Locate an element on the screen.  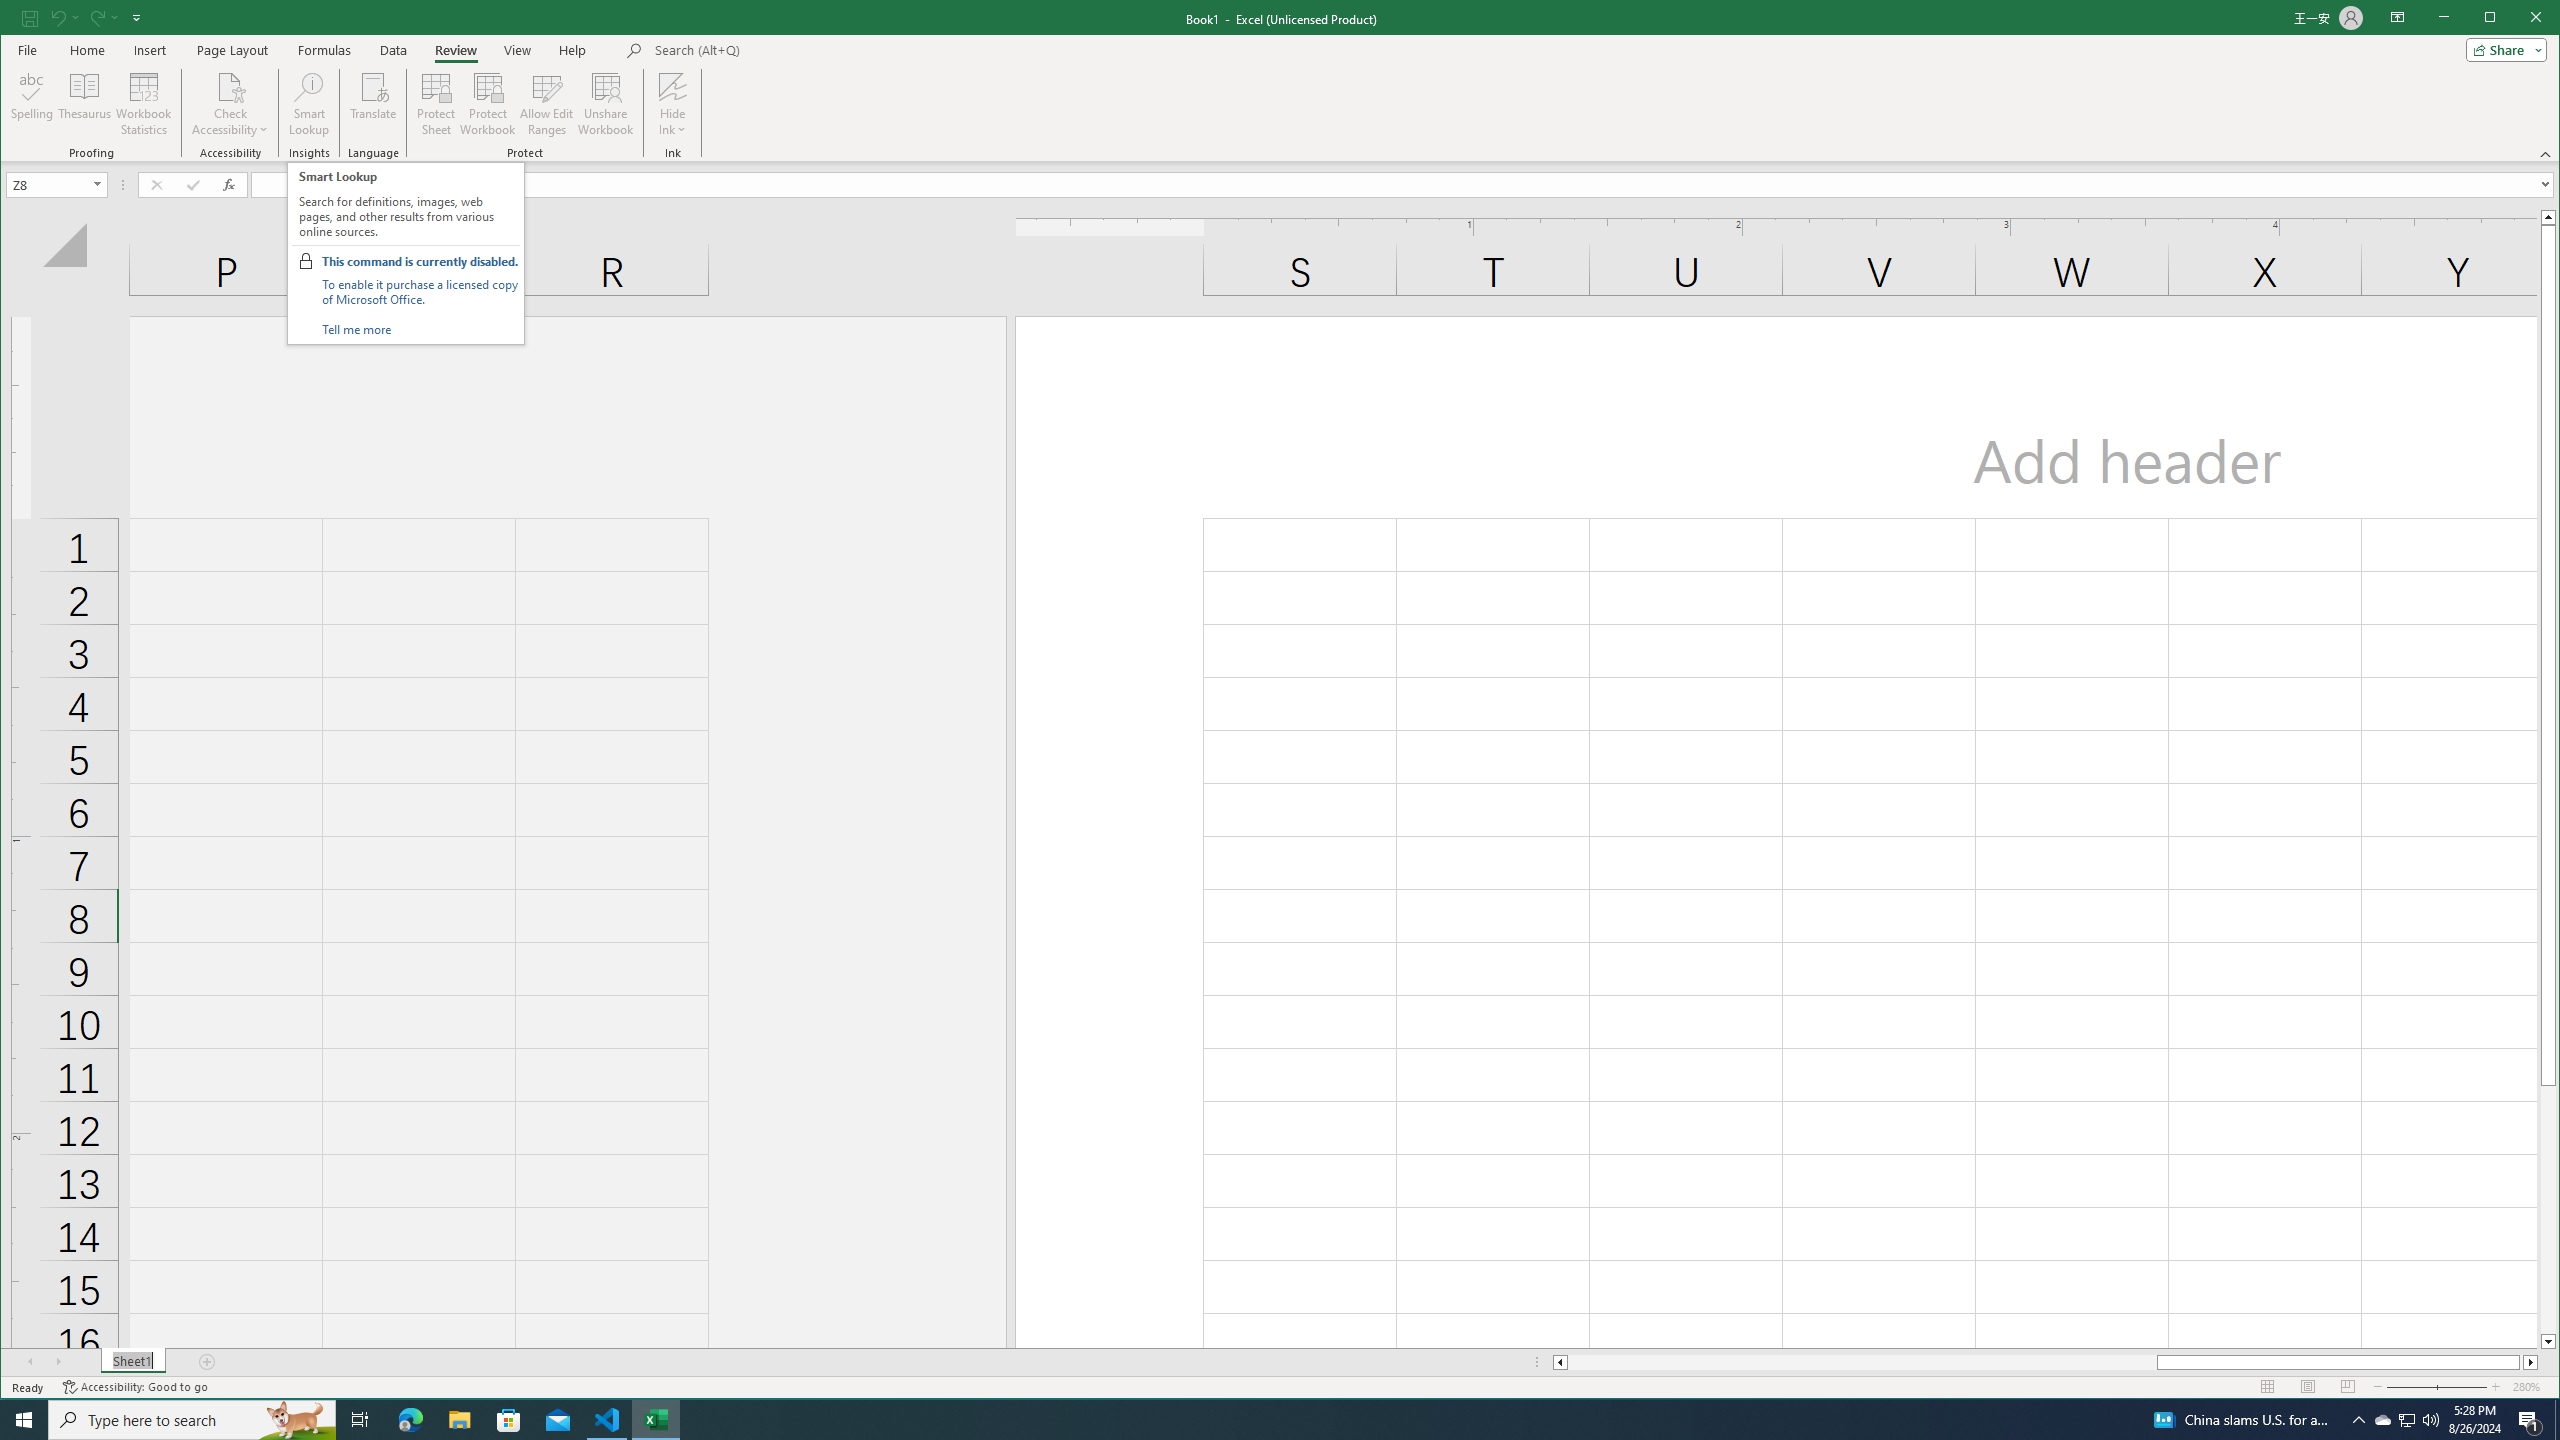
'Start' is located at coordinates (24, 1418).